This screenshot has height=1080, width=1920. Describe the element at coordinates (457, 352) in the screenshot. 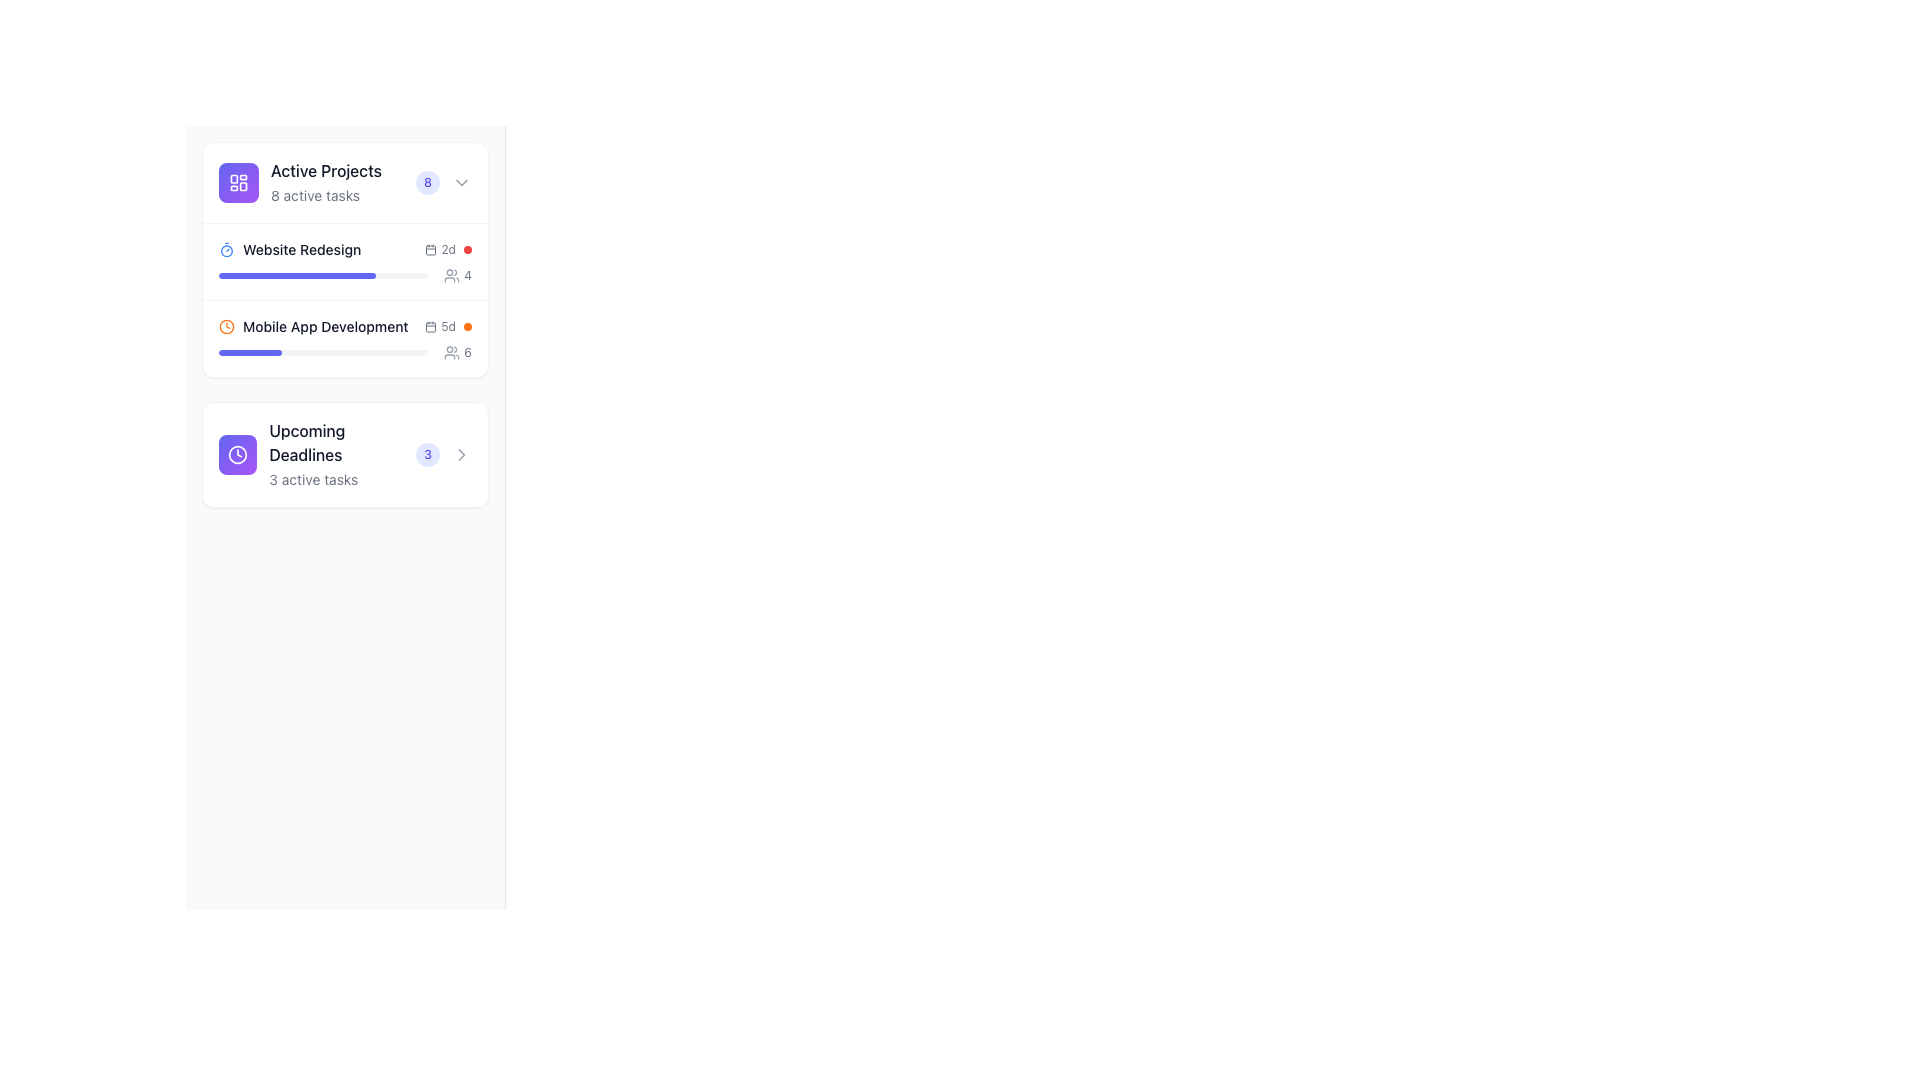

I see `the user count indicator icon with the numeral '6' located on the right side of the 'Mobile App Development' row in the 'Active Projects' section` at that location.